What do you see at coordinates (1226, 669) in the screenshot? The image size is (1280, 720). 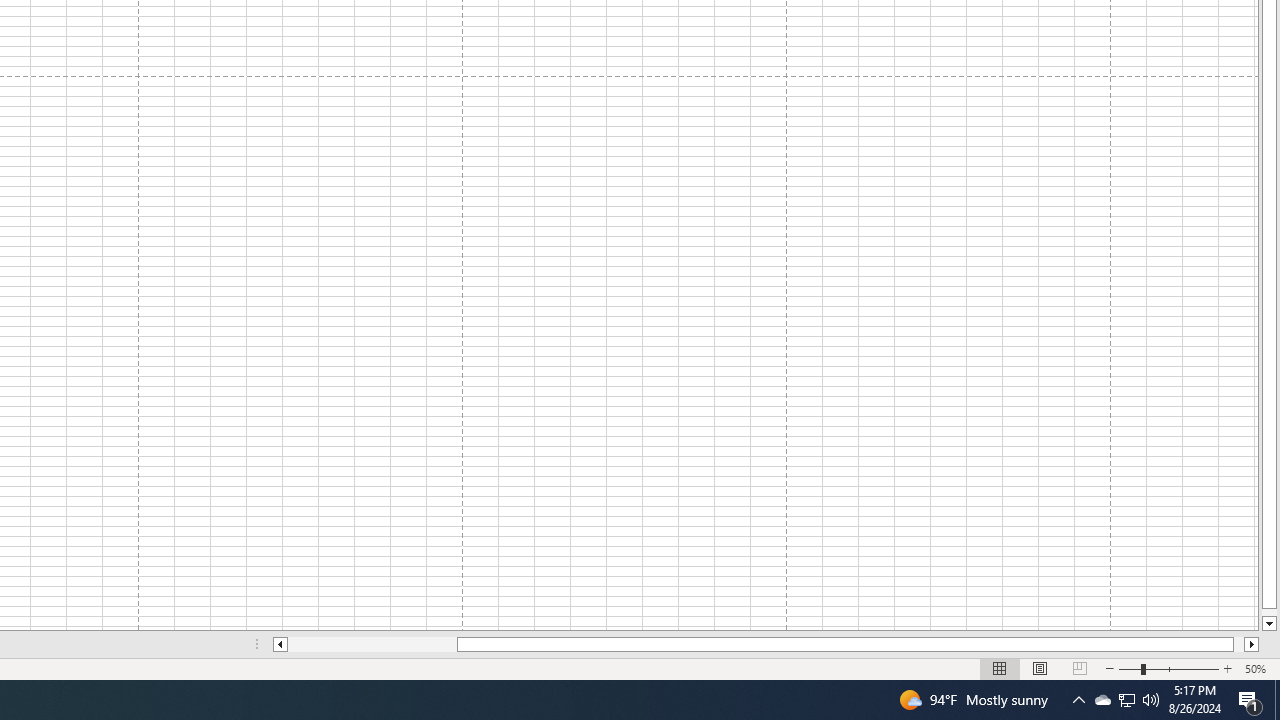 I see `'Zoom In'` at bounding box center [1226, 669].